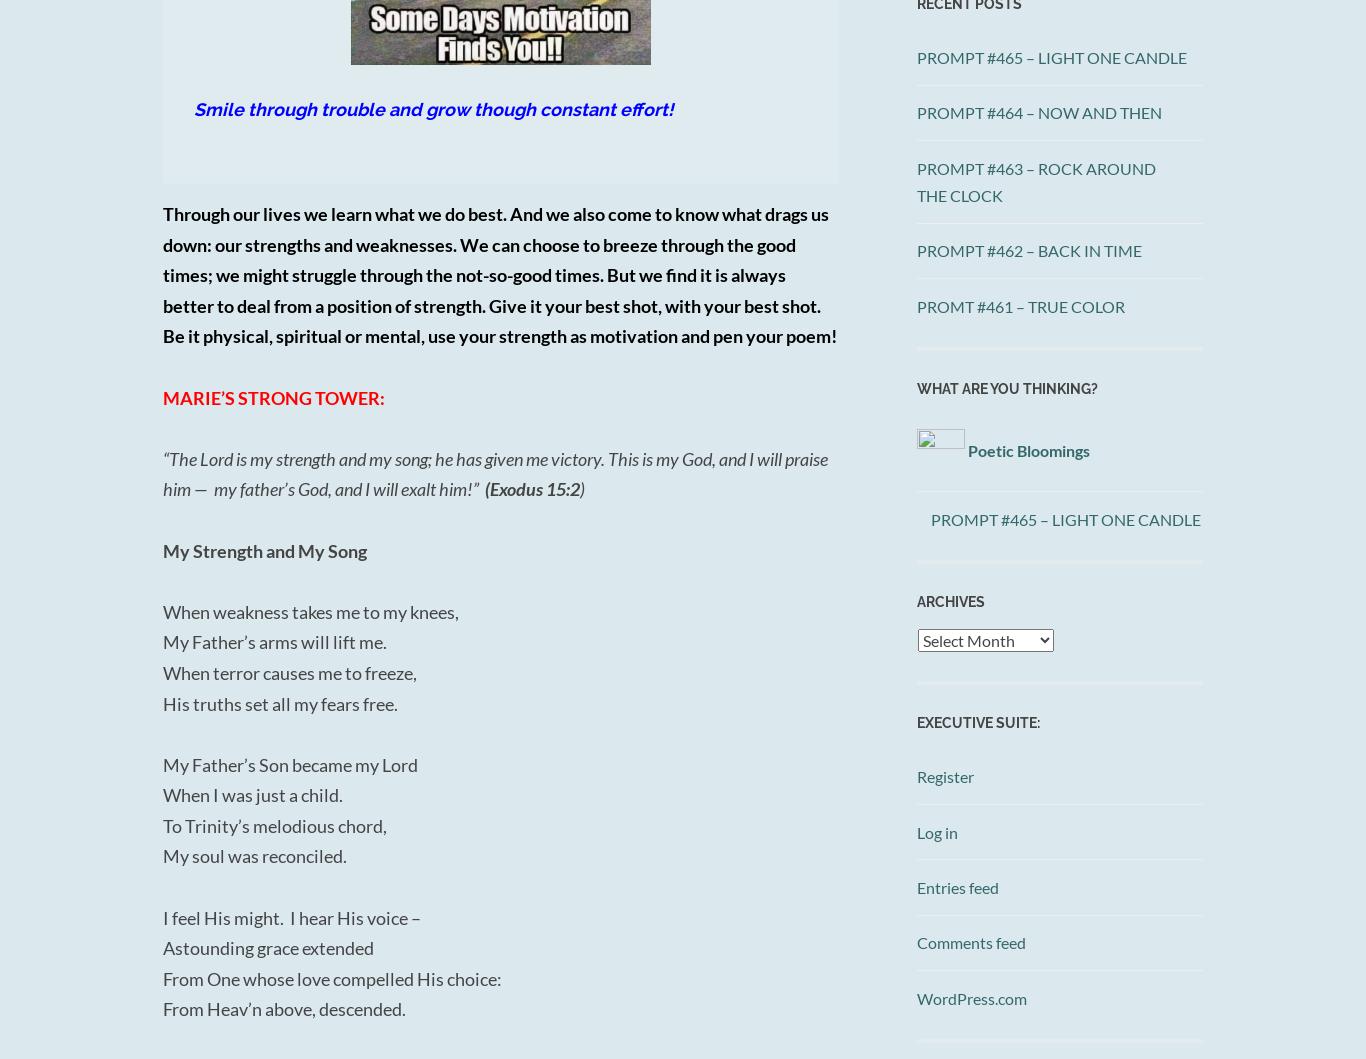 This screenshot has height=1059, width=1366. Describe the element at coordinates (1020, 305) in the screenshot. I see `'PROMT #461 – TRUE COLOR'` at that location.